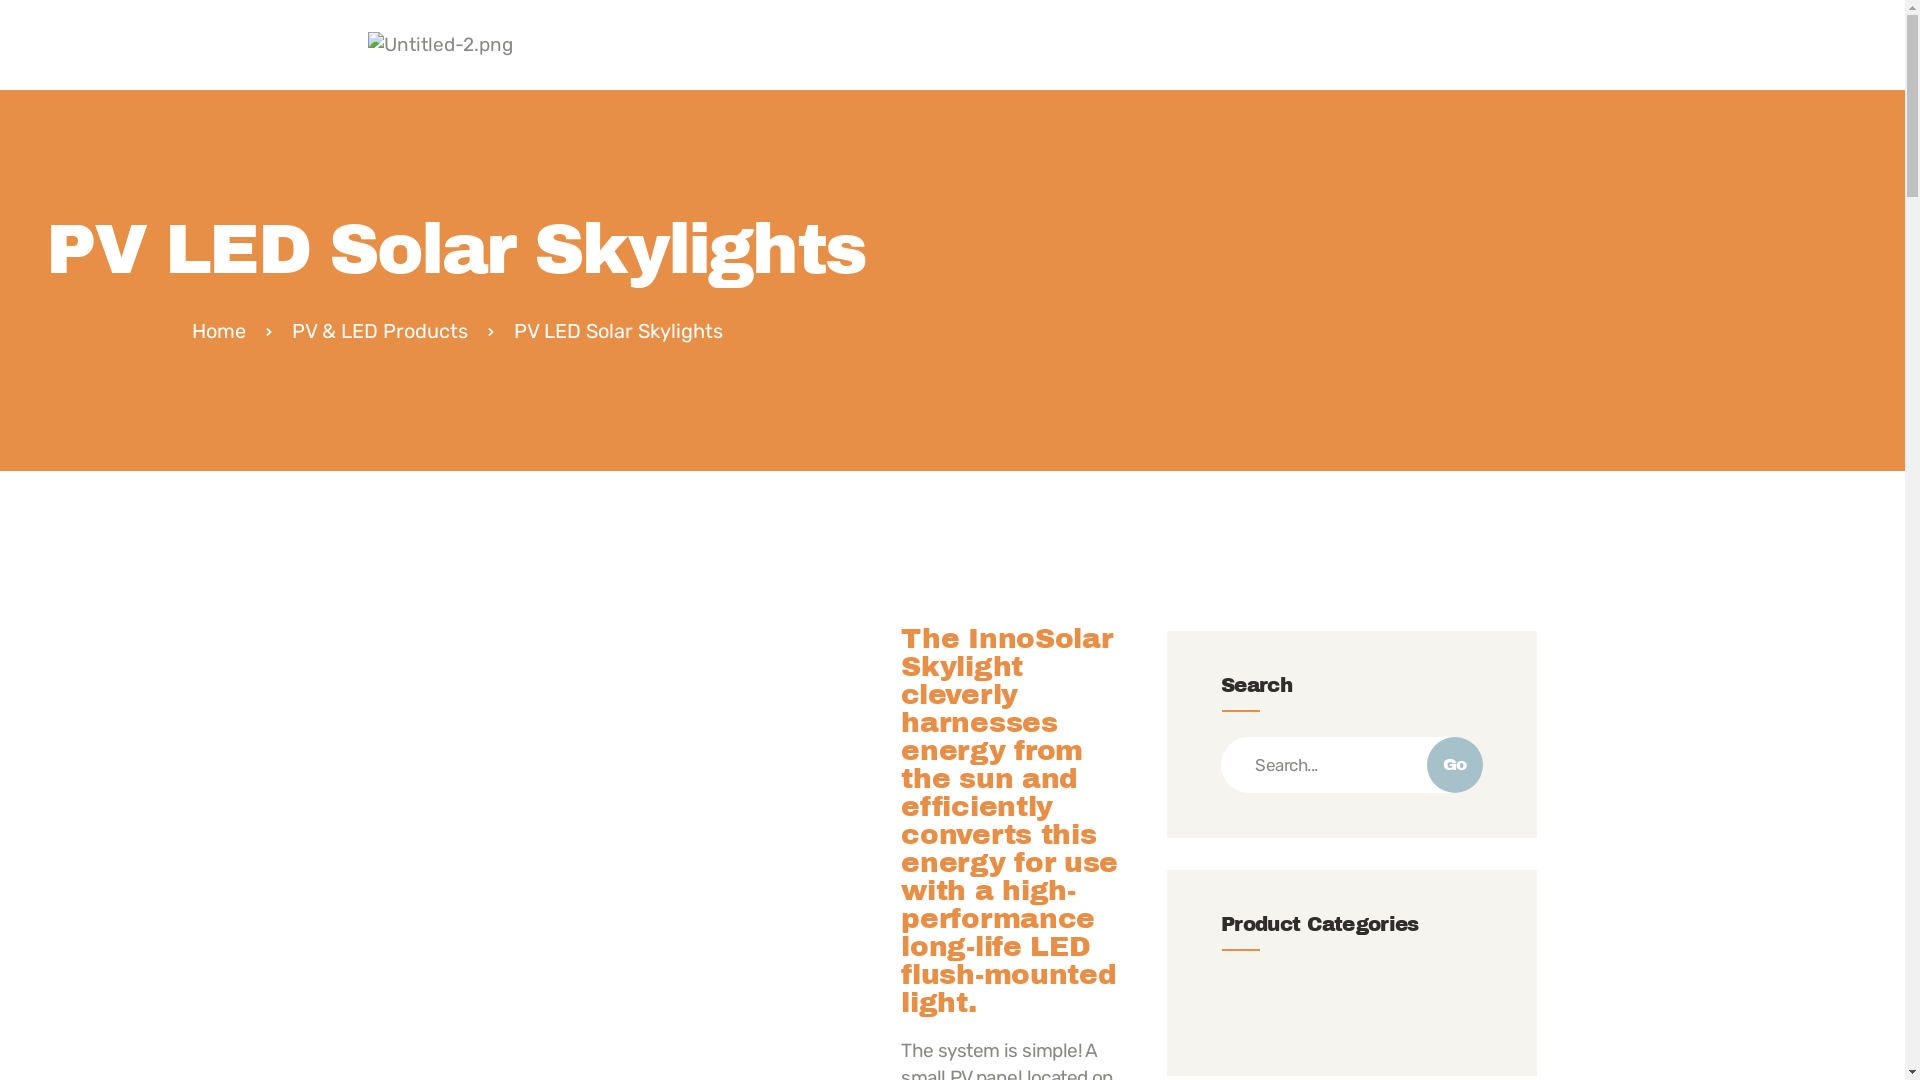  I want to click on 'PV & LED Products', so click(379, 330).